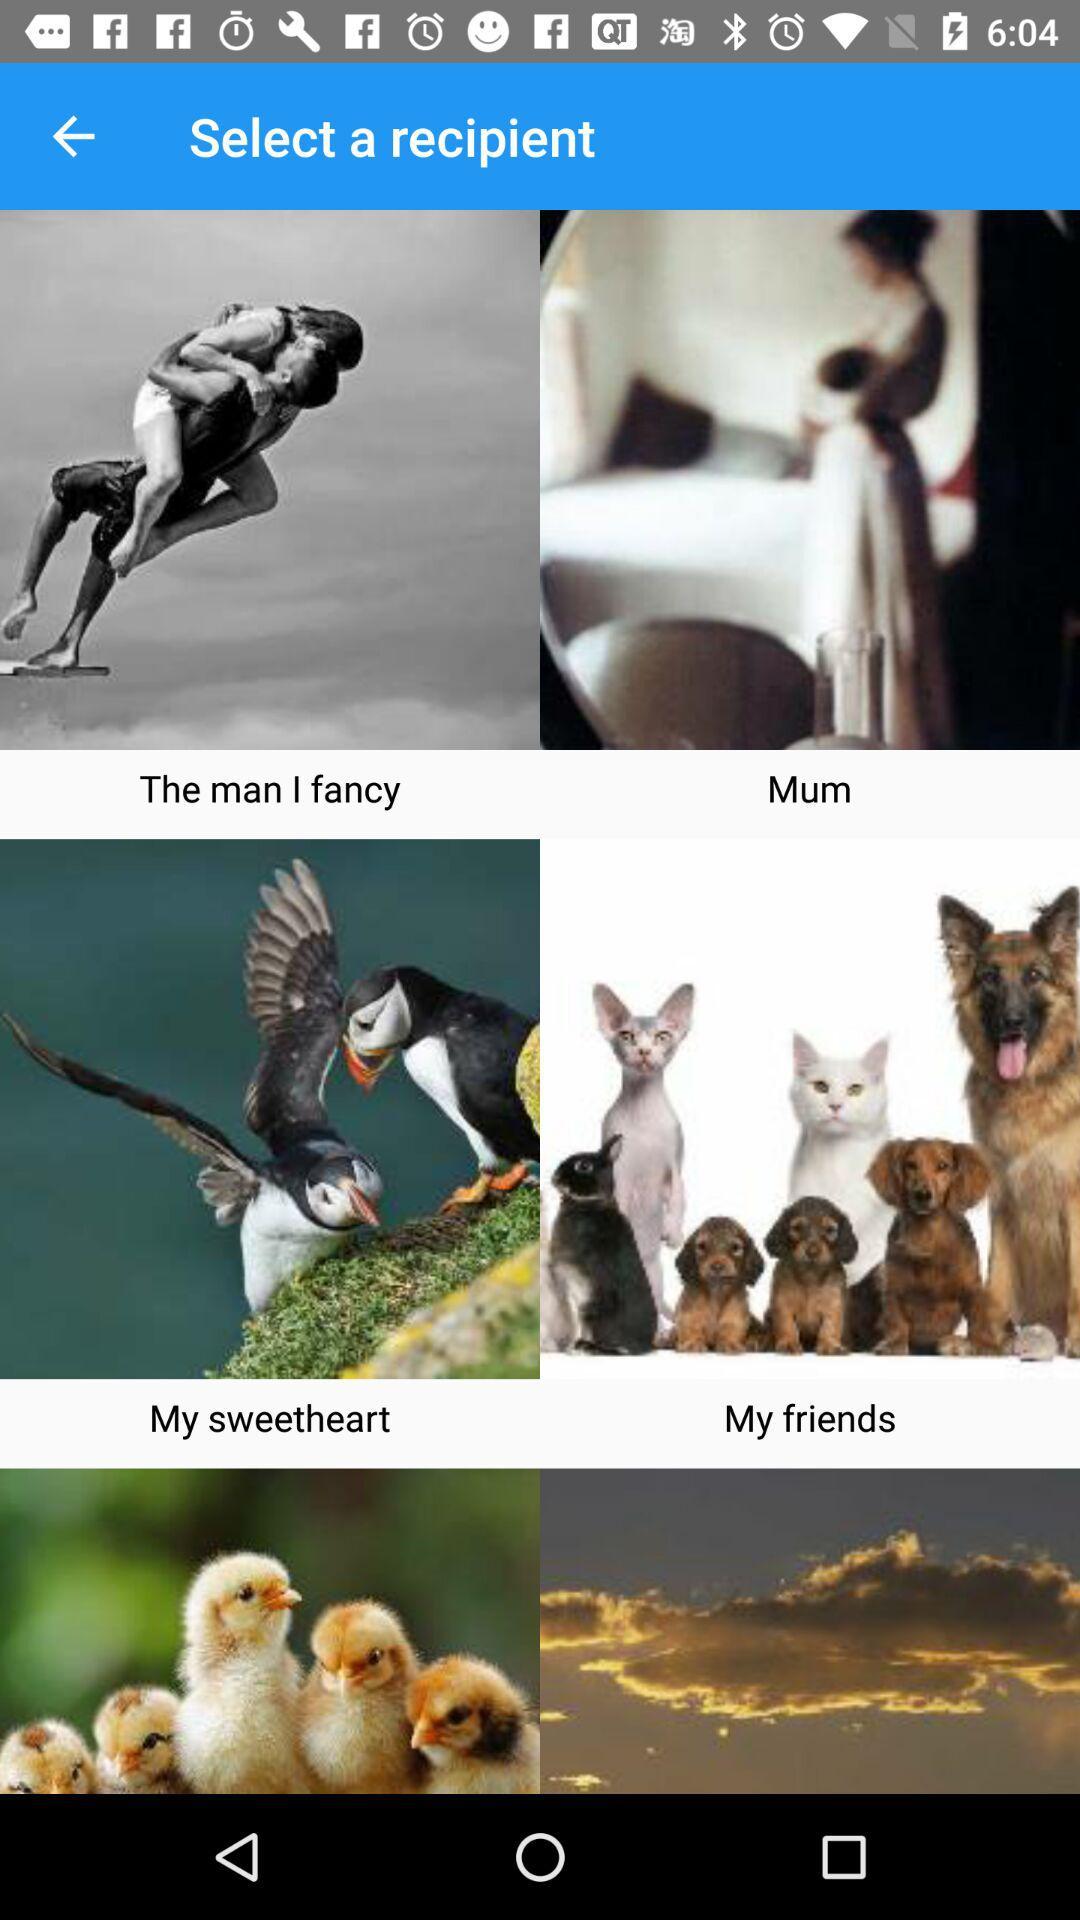 The width and height of the screenshot is (1080, 1920). What do you see at coordinates (72, 135) in the screenshot?
I see `the item to the left of select a recipient item` at bounding box center [72, 135].